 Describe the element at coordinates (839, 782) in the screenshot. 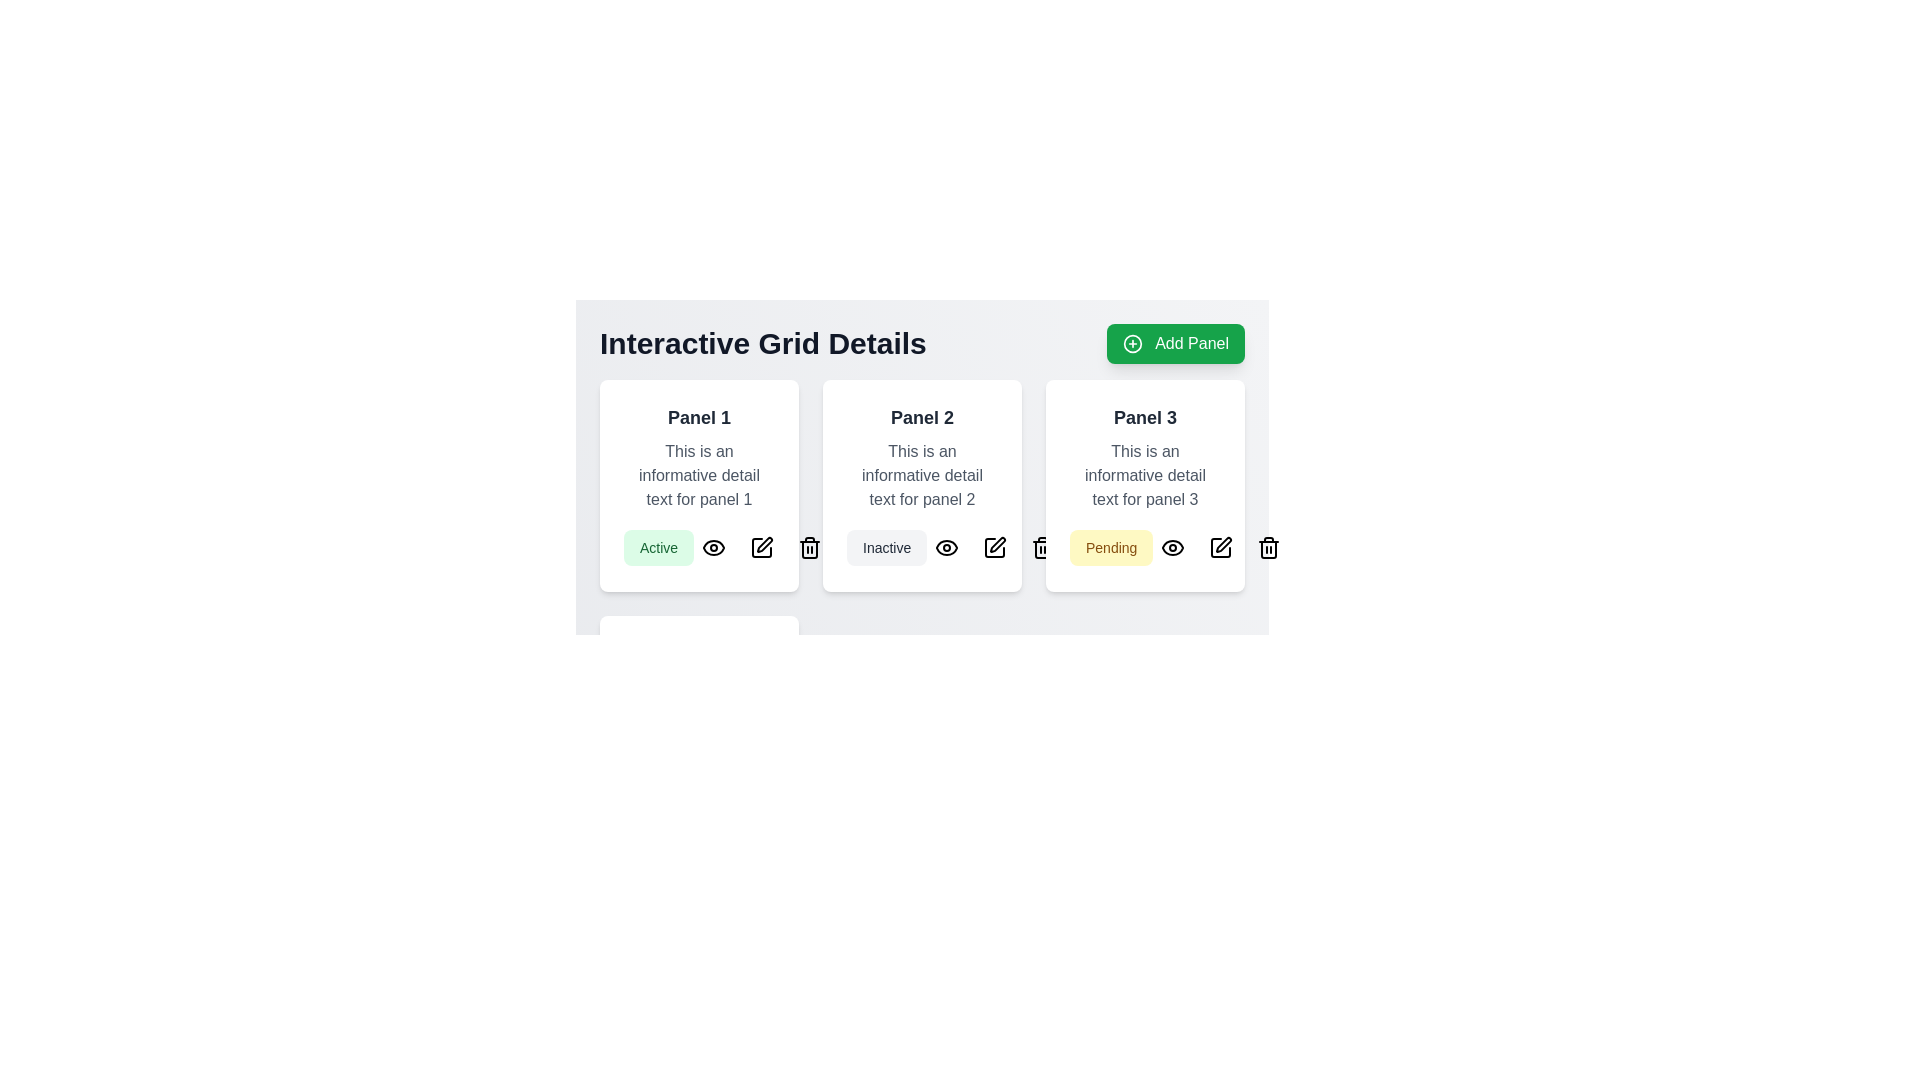

I see `the delete button located at the bottom-right of 'Panel 3'` at that location.